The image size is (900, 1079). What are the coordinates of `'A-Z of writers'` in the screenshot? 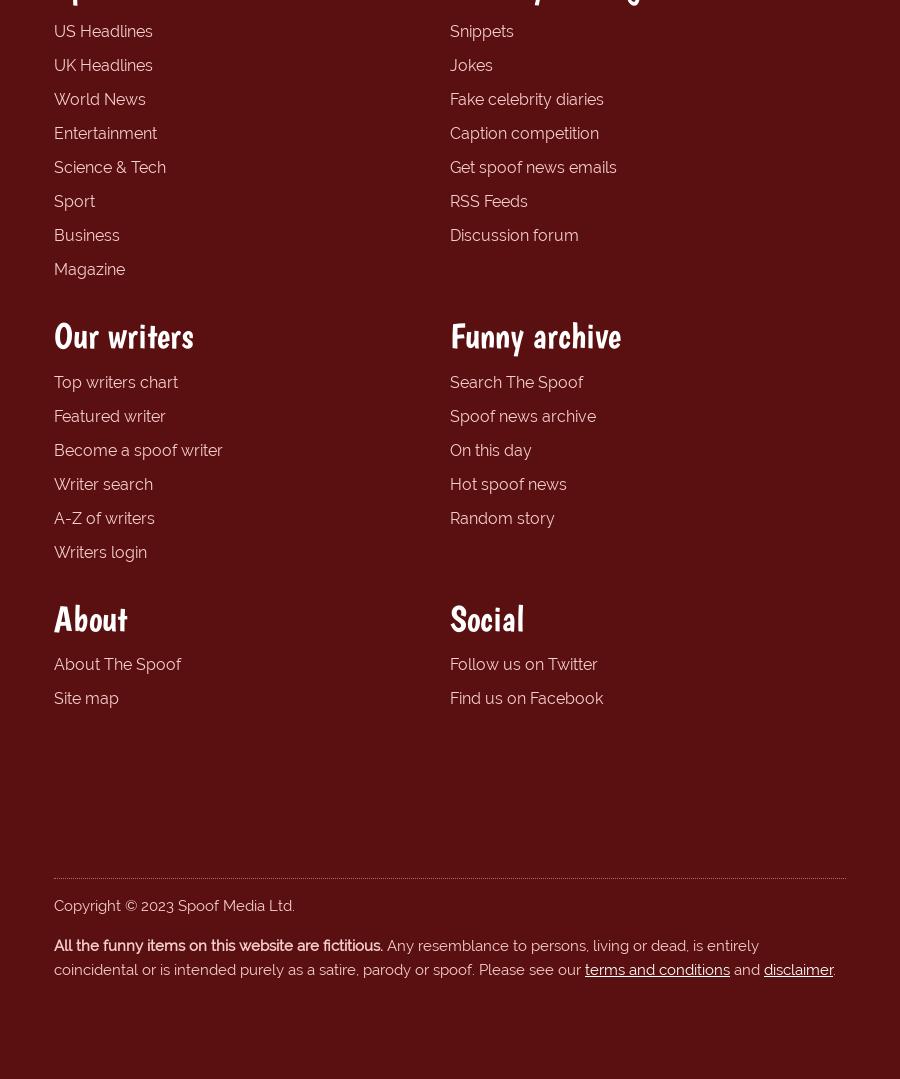 It's located at (103, 517).